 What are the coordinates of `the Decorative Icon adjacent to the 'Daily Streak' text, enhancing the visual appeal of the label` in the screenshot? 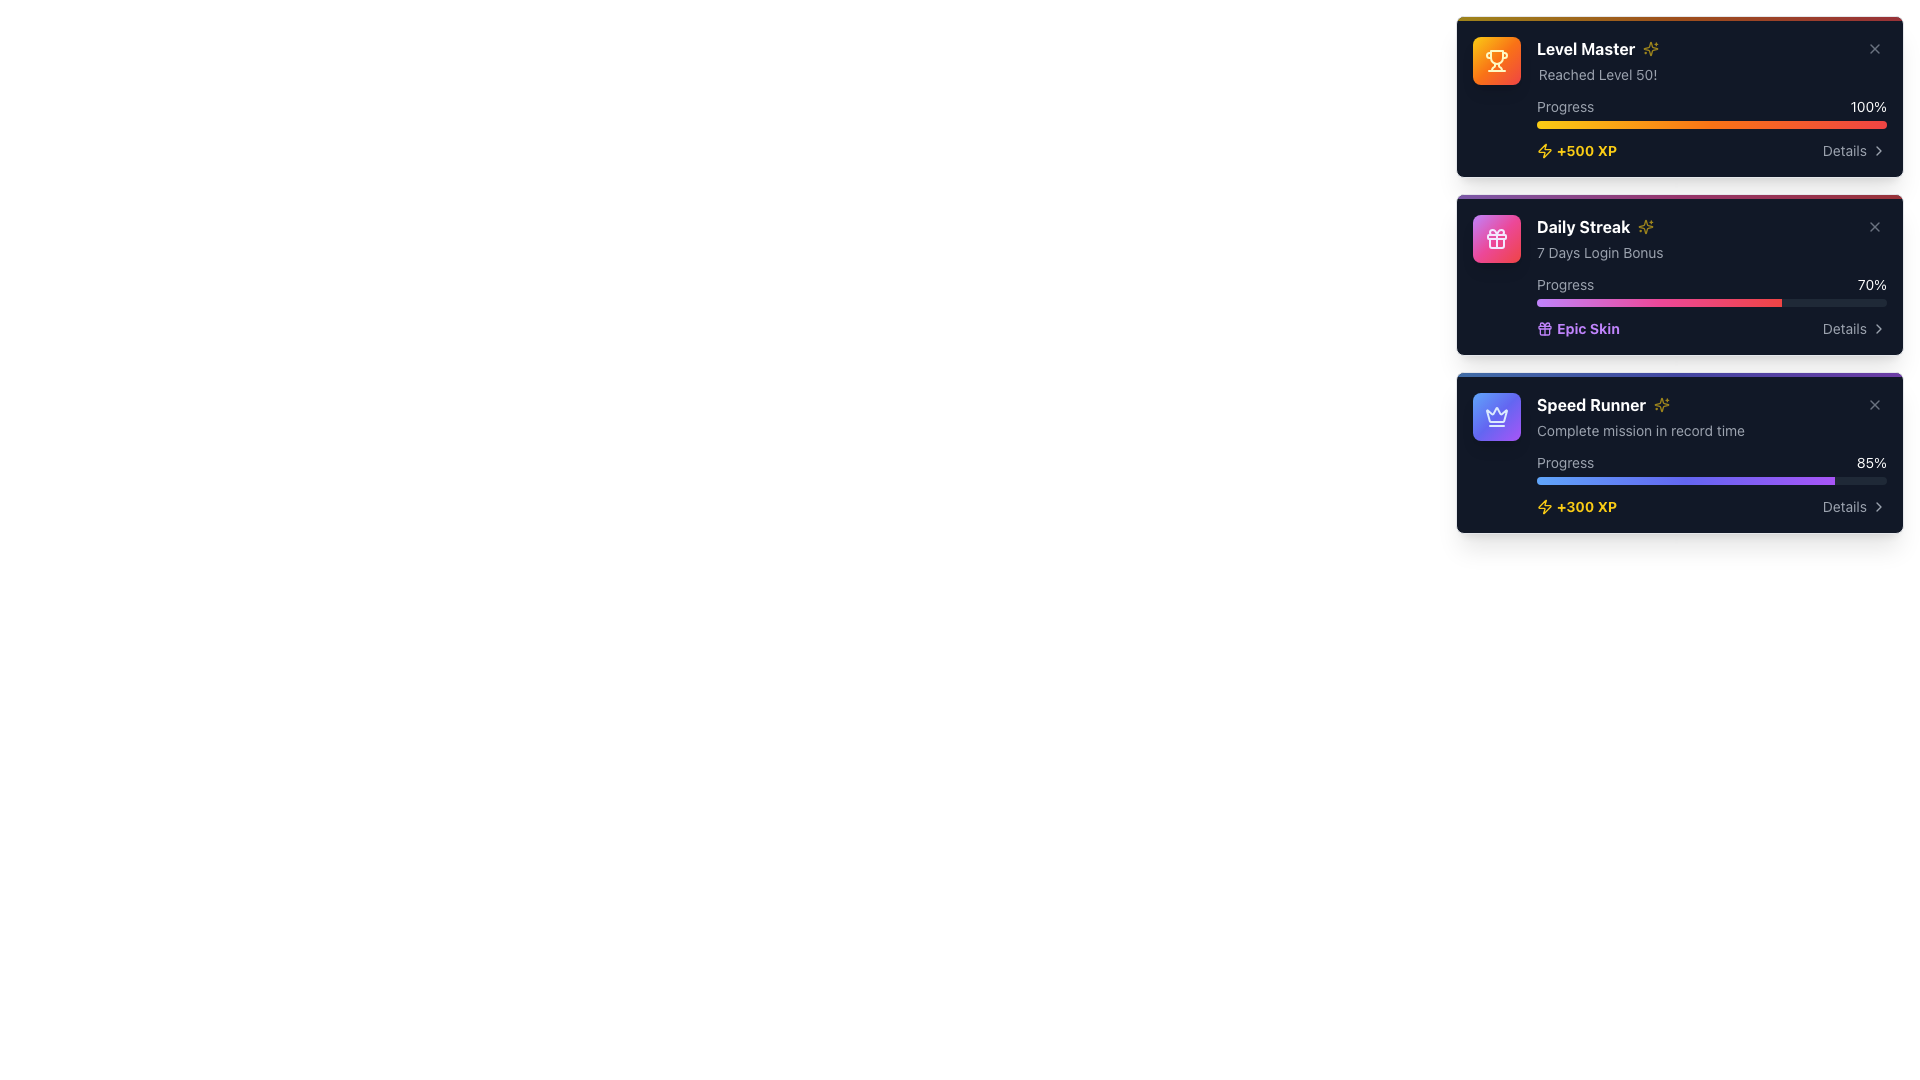 It's located at (1646, 226).